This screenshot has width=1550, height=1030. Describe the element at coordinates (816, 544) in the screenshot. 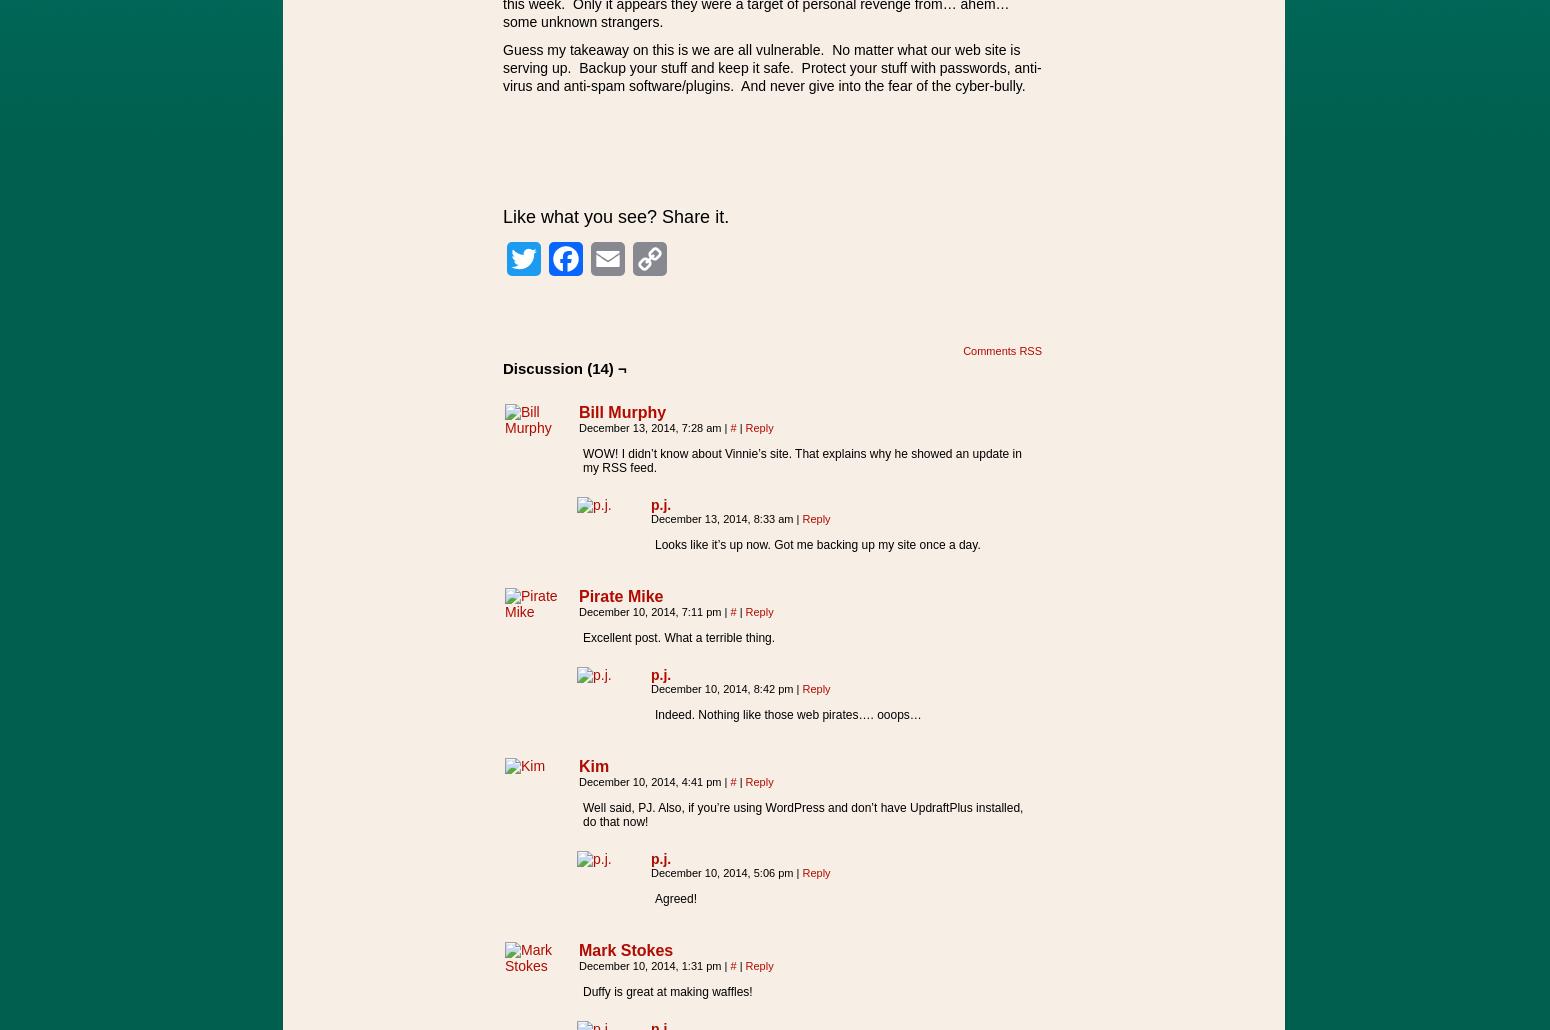

I see `'Looks like it’s up now.  Got me backing up my site once a day.'` at that location.